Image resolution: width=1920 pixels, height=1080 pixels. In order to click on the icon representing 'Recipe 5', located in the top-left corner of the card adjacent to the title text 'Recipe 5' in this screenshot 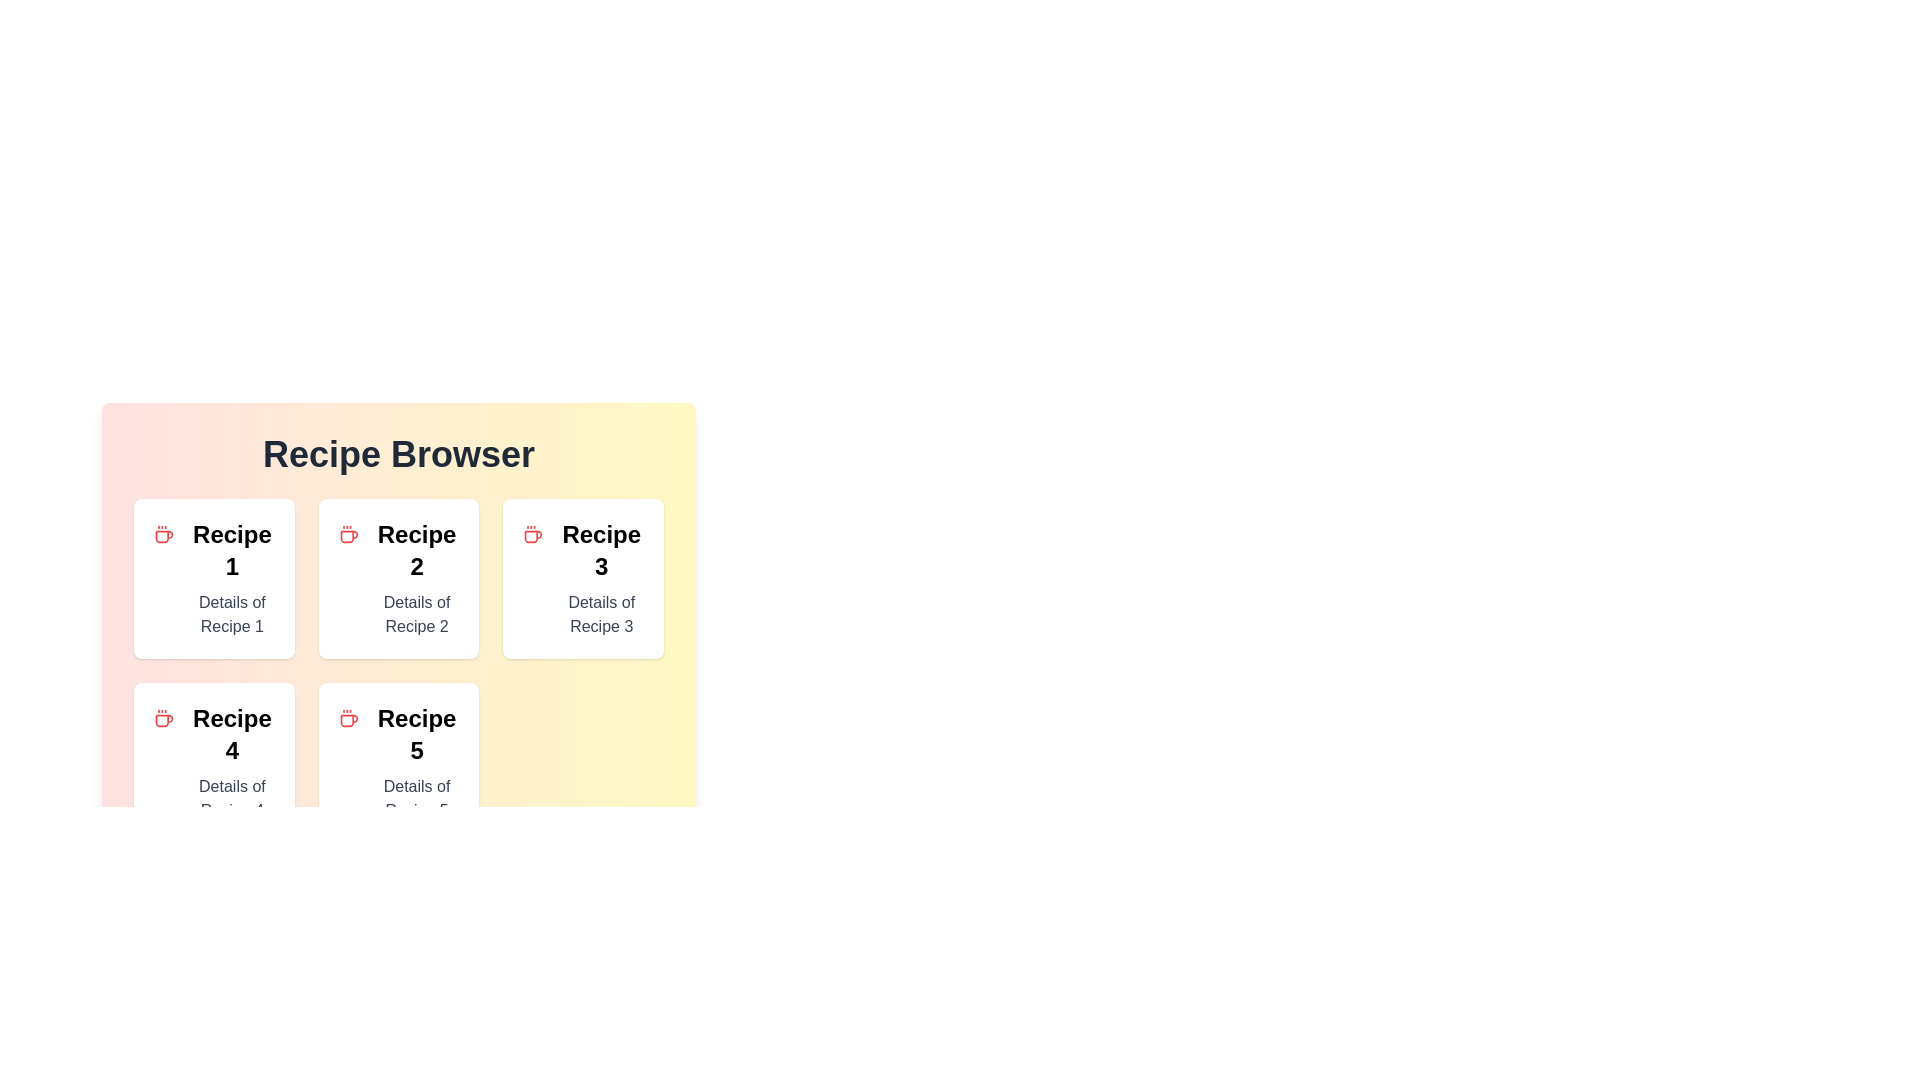, I will do `click(348, 717)`.